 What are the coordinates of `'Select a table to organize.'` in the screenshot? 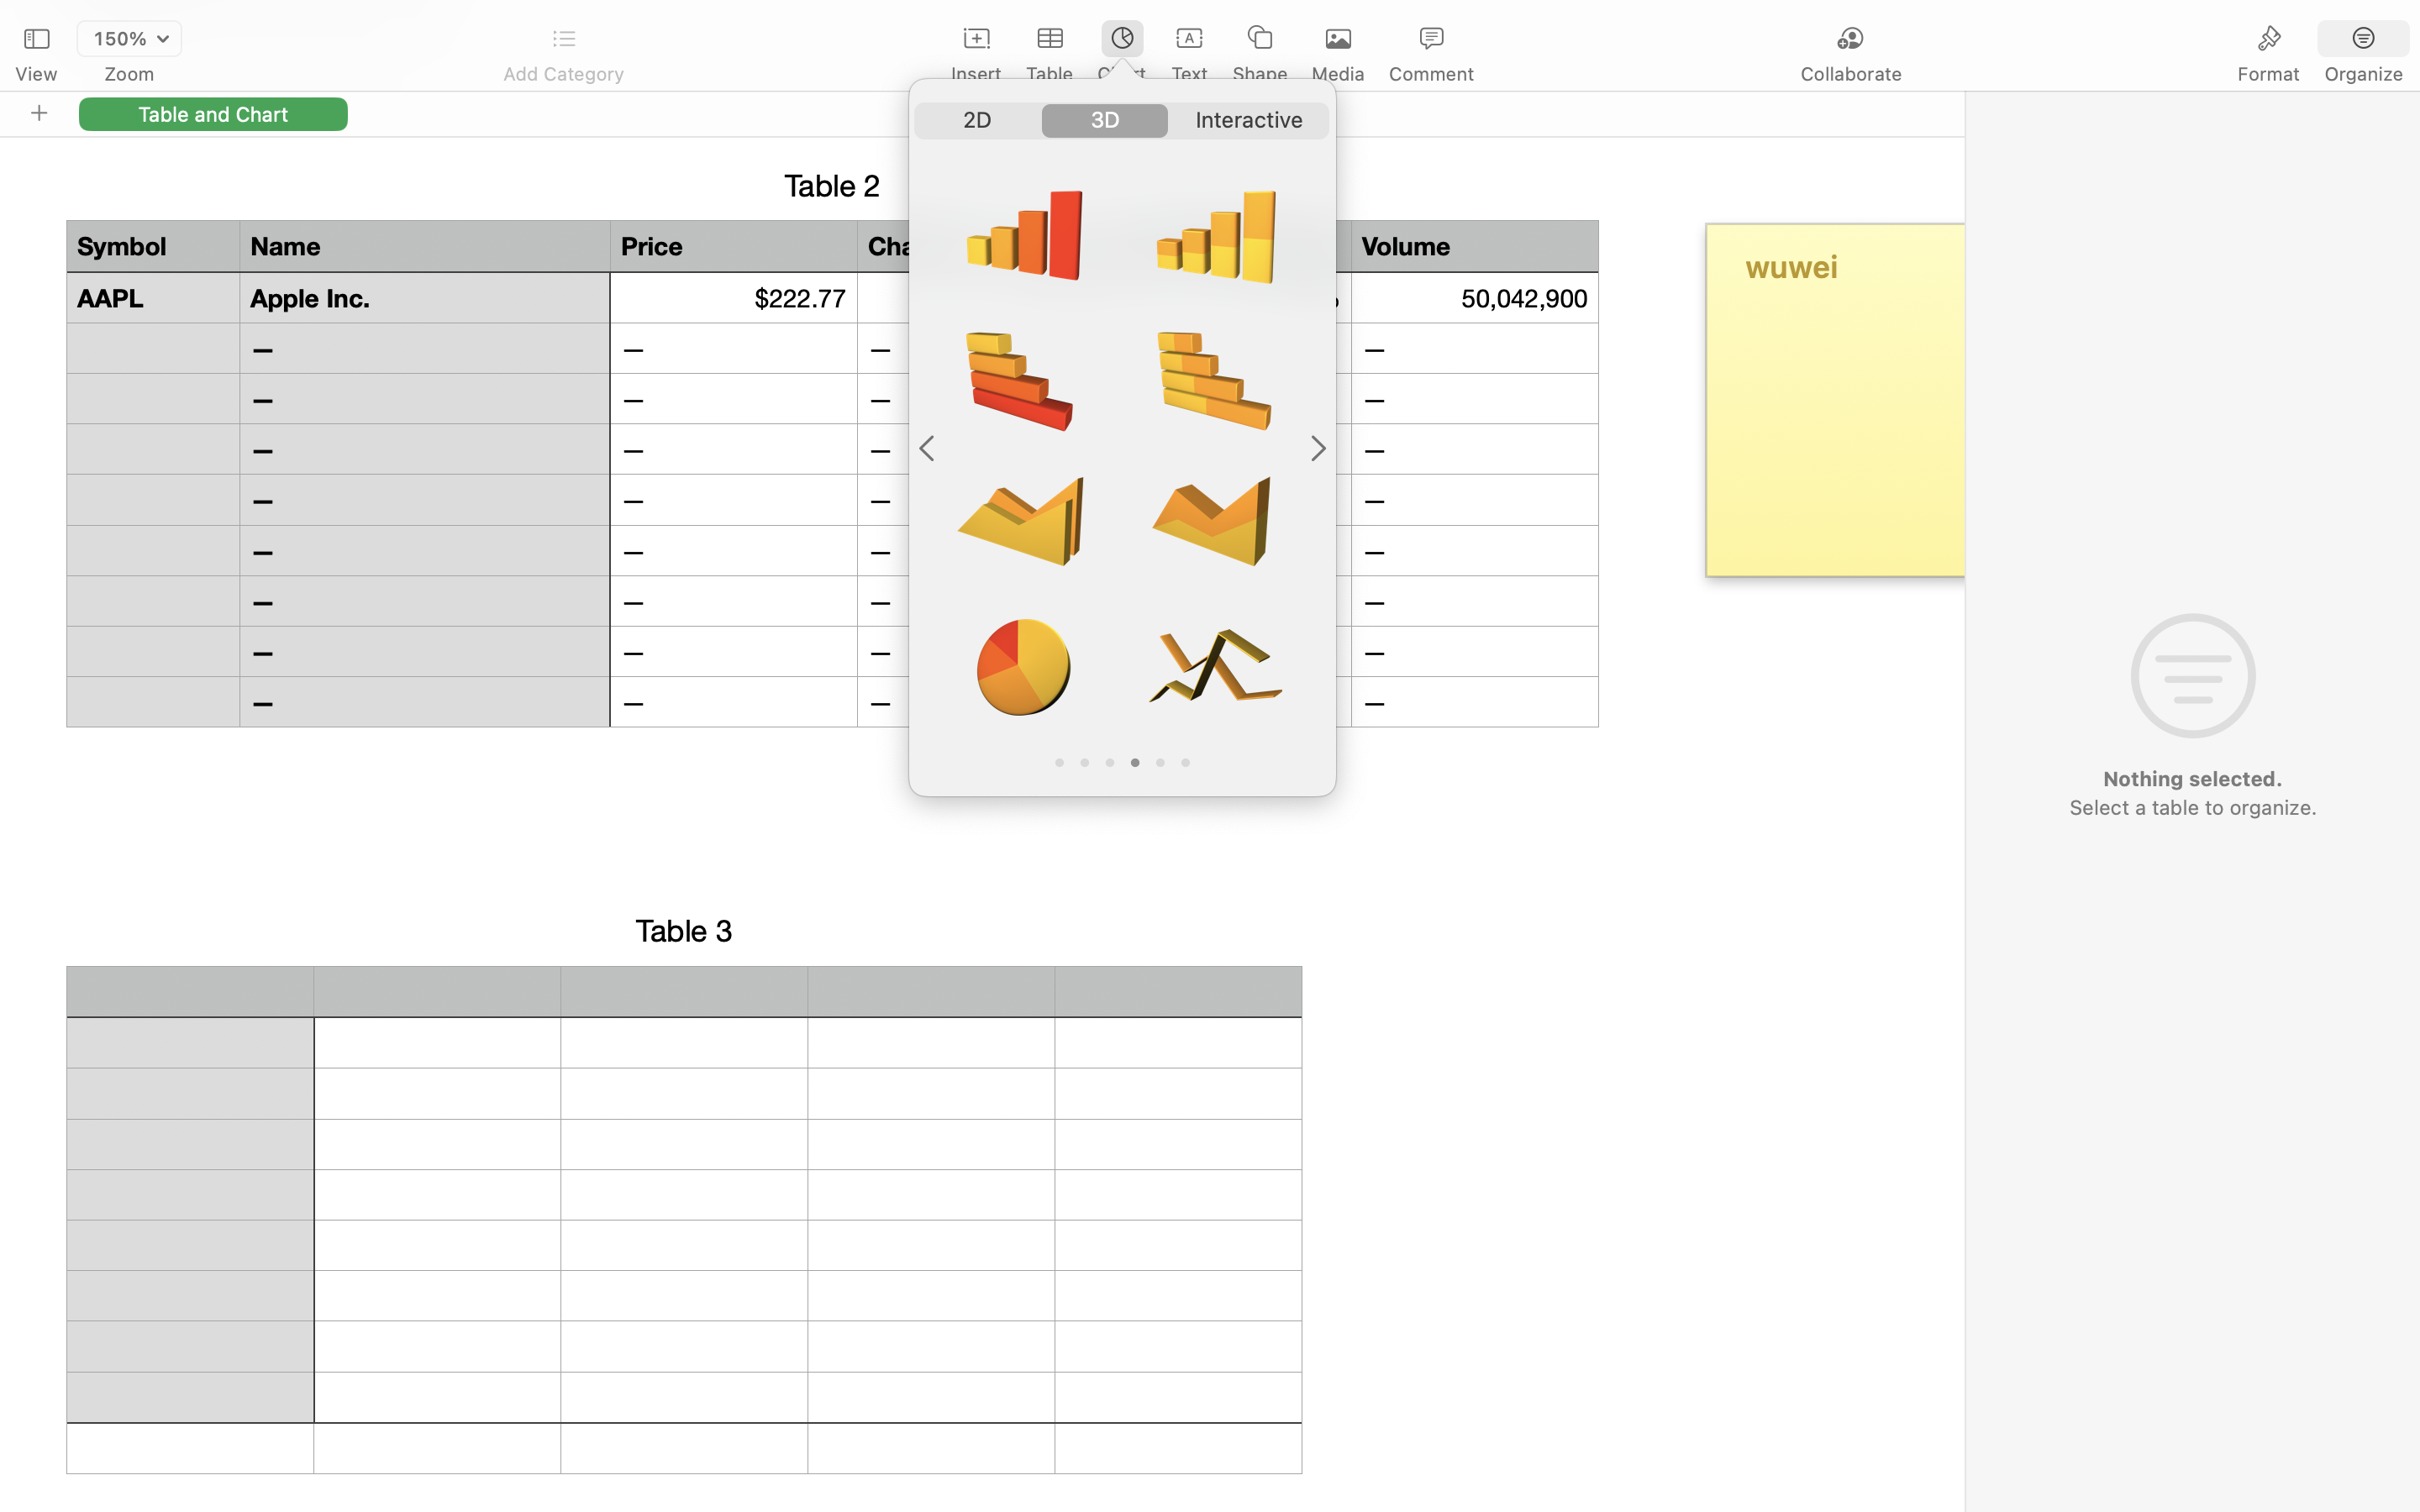 It's located at (2191, 806).